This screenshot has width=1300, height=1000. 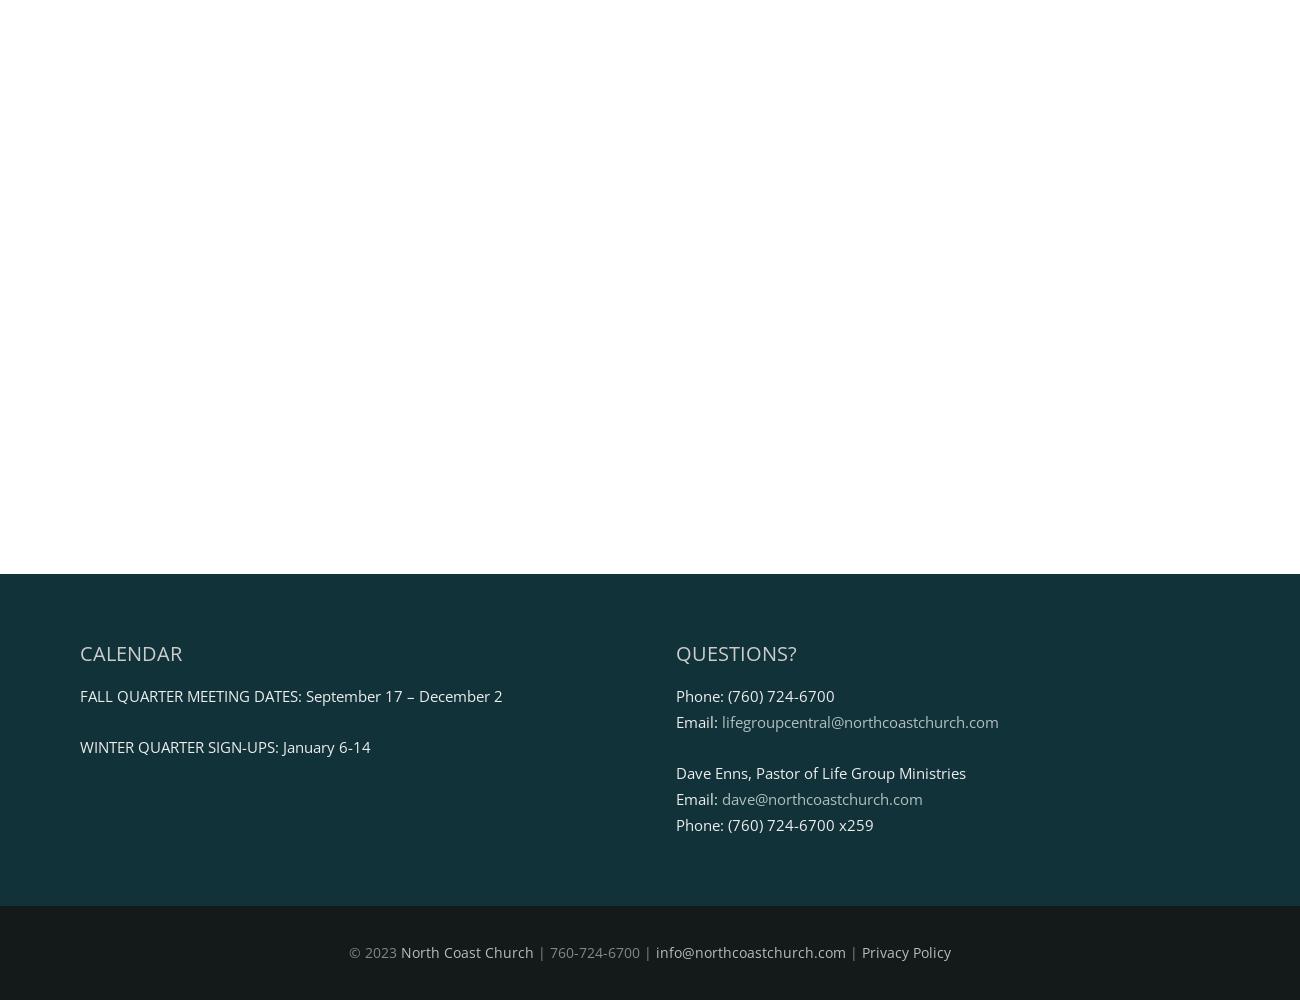 What do you see at coordinates (821, 799) in the screenshot?
I see `'dave@northcoastchurch.com'` at bounding box center [821, 799].